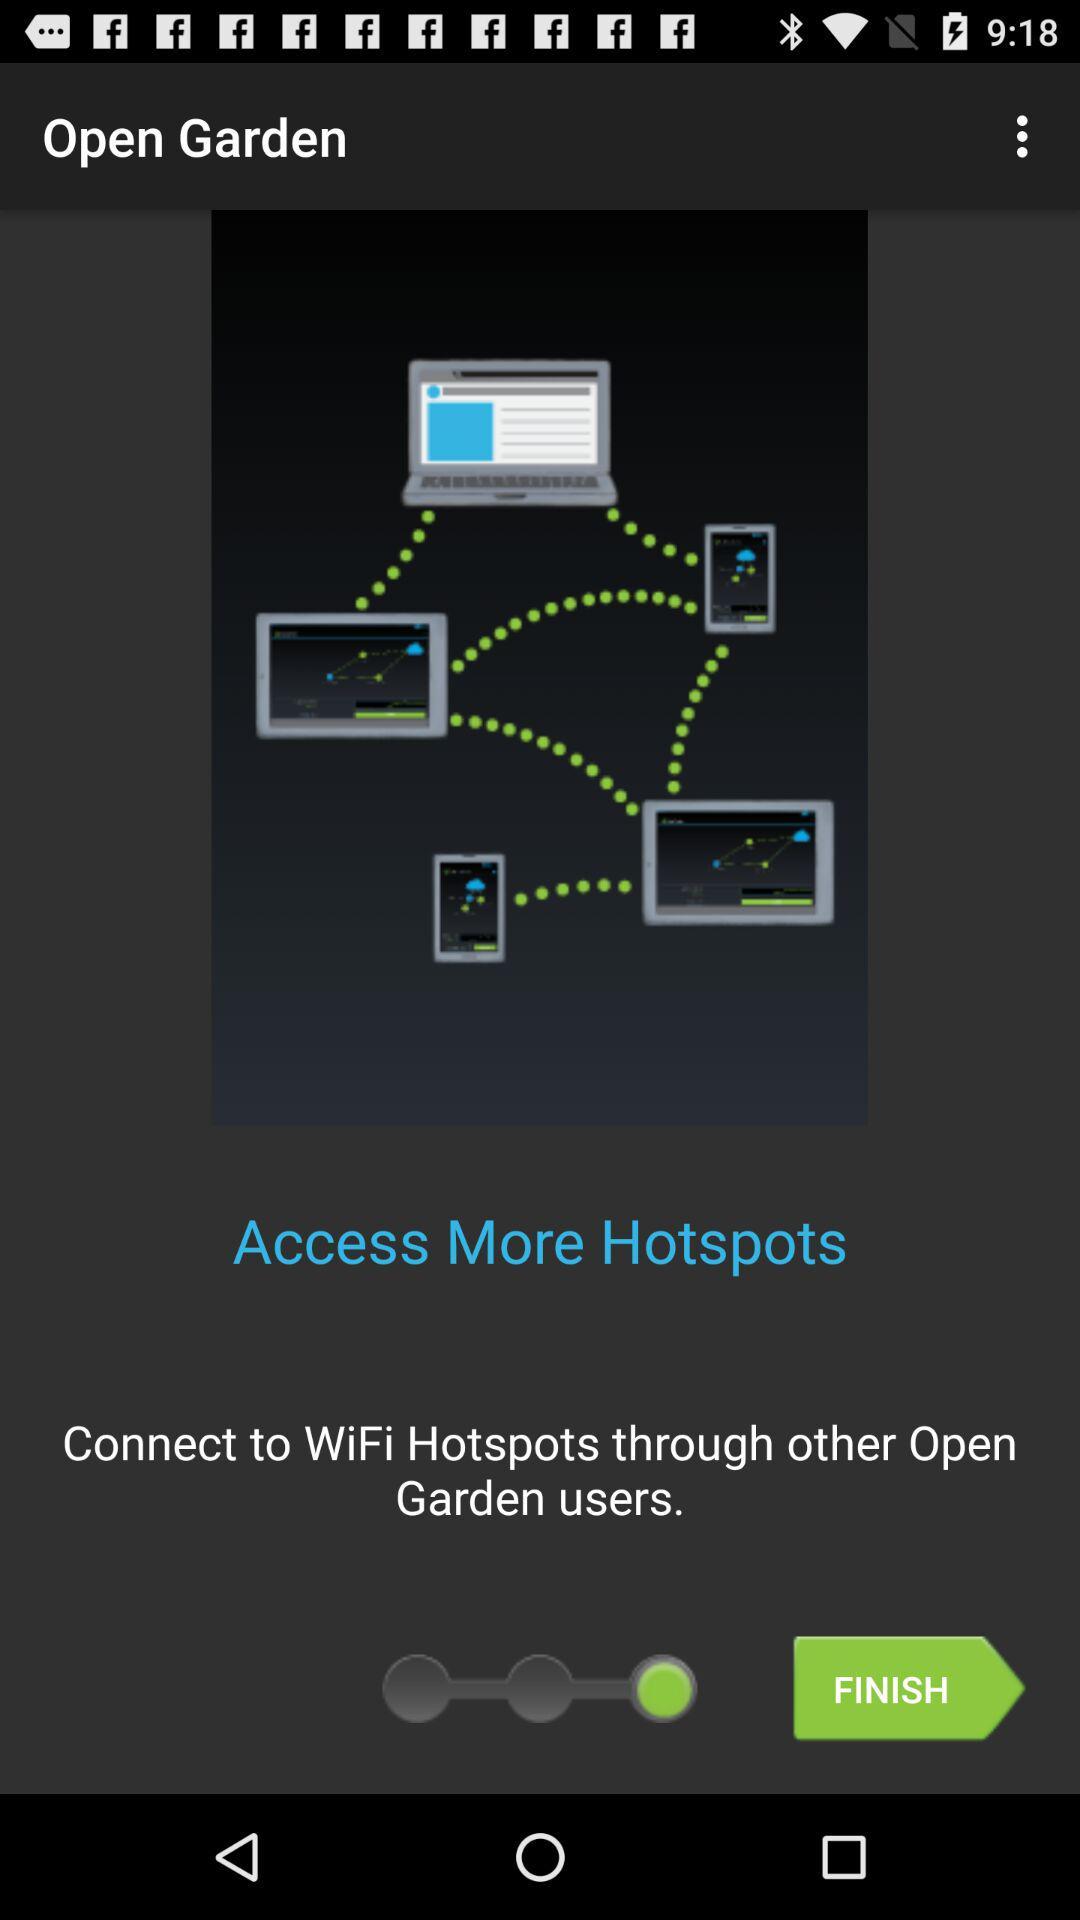  What do you see at coordinates (909, 1688) in the screenshot?
I see `finish button` at bounding box center [909, 1688].